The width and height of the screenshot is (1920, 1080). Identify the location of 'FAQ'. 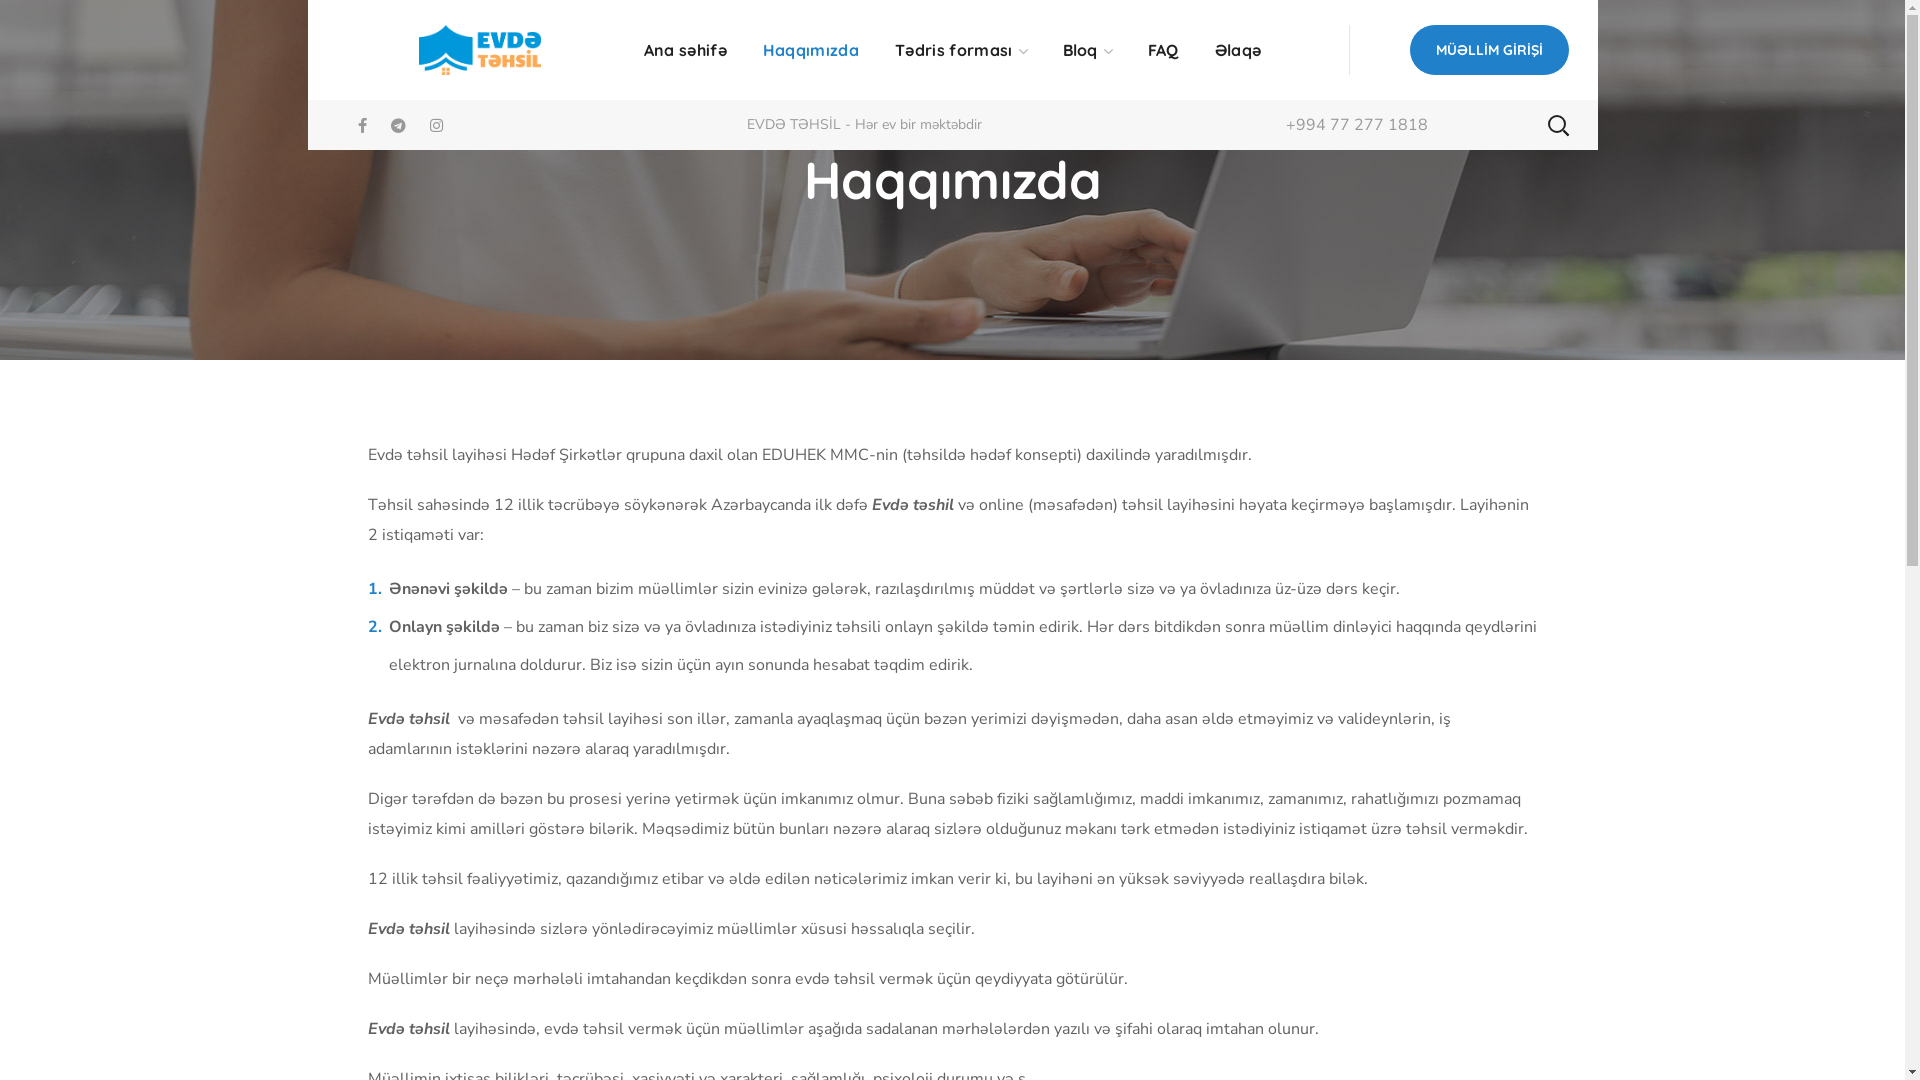
(1163, 49).